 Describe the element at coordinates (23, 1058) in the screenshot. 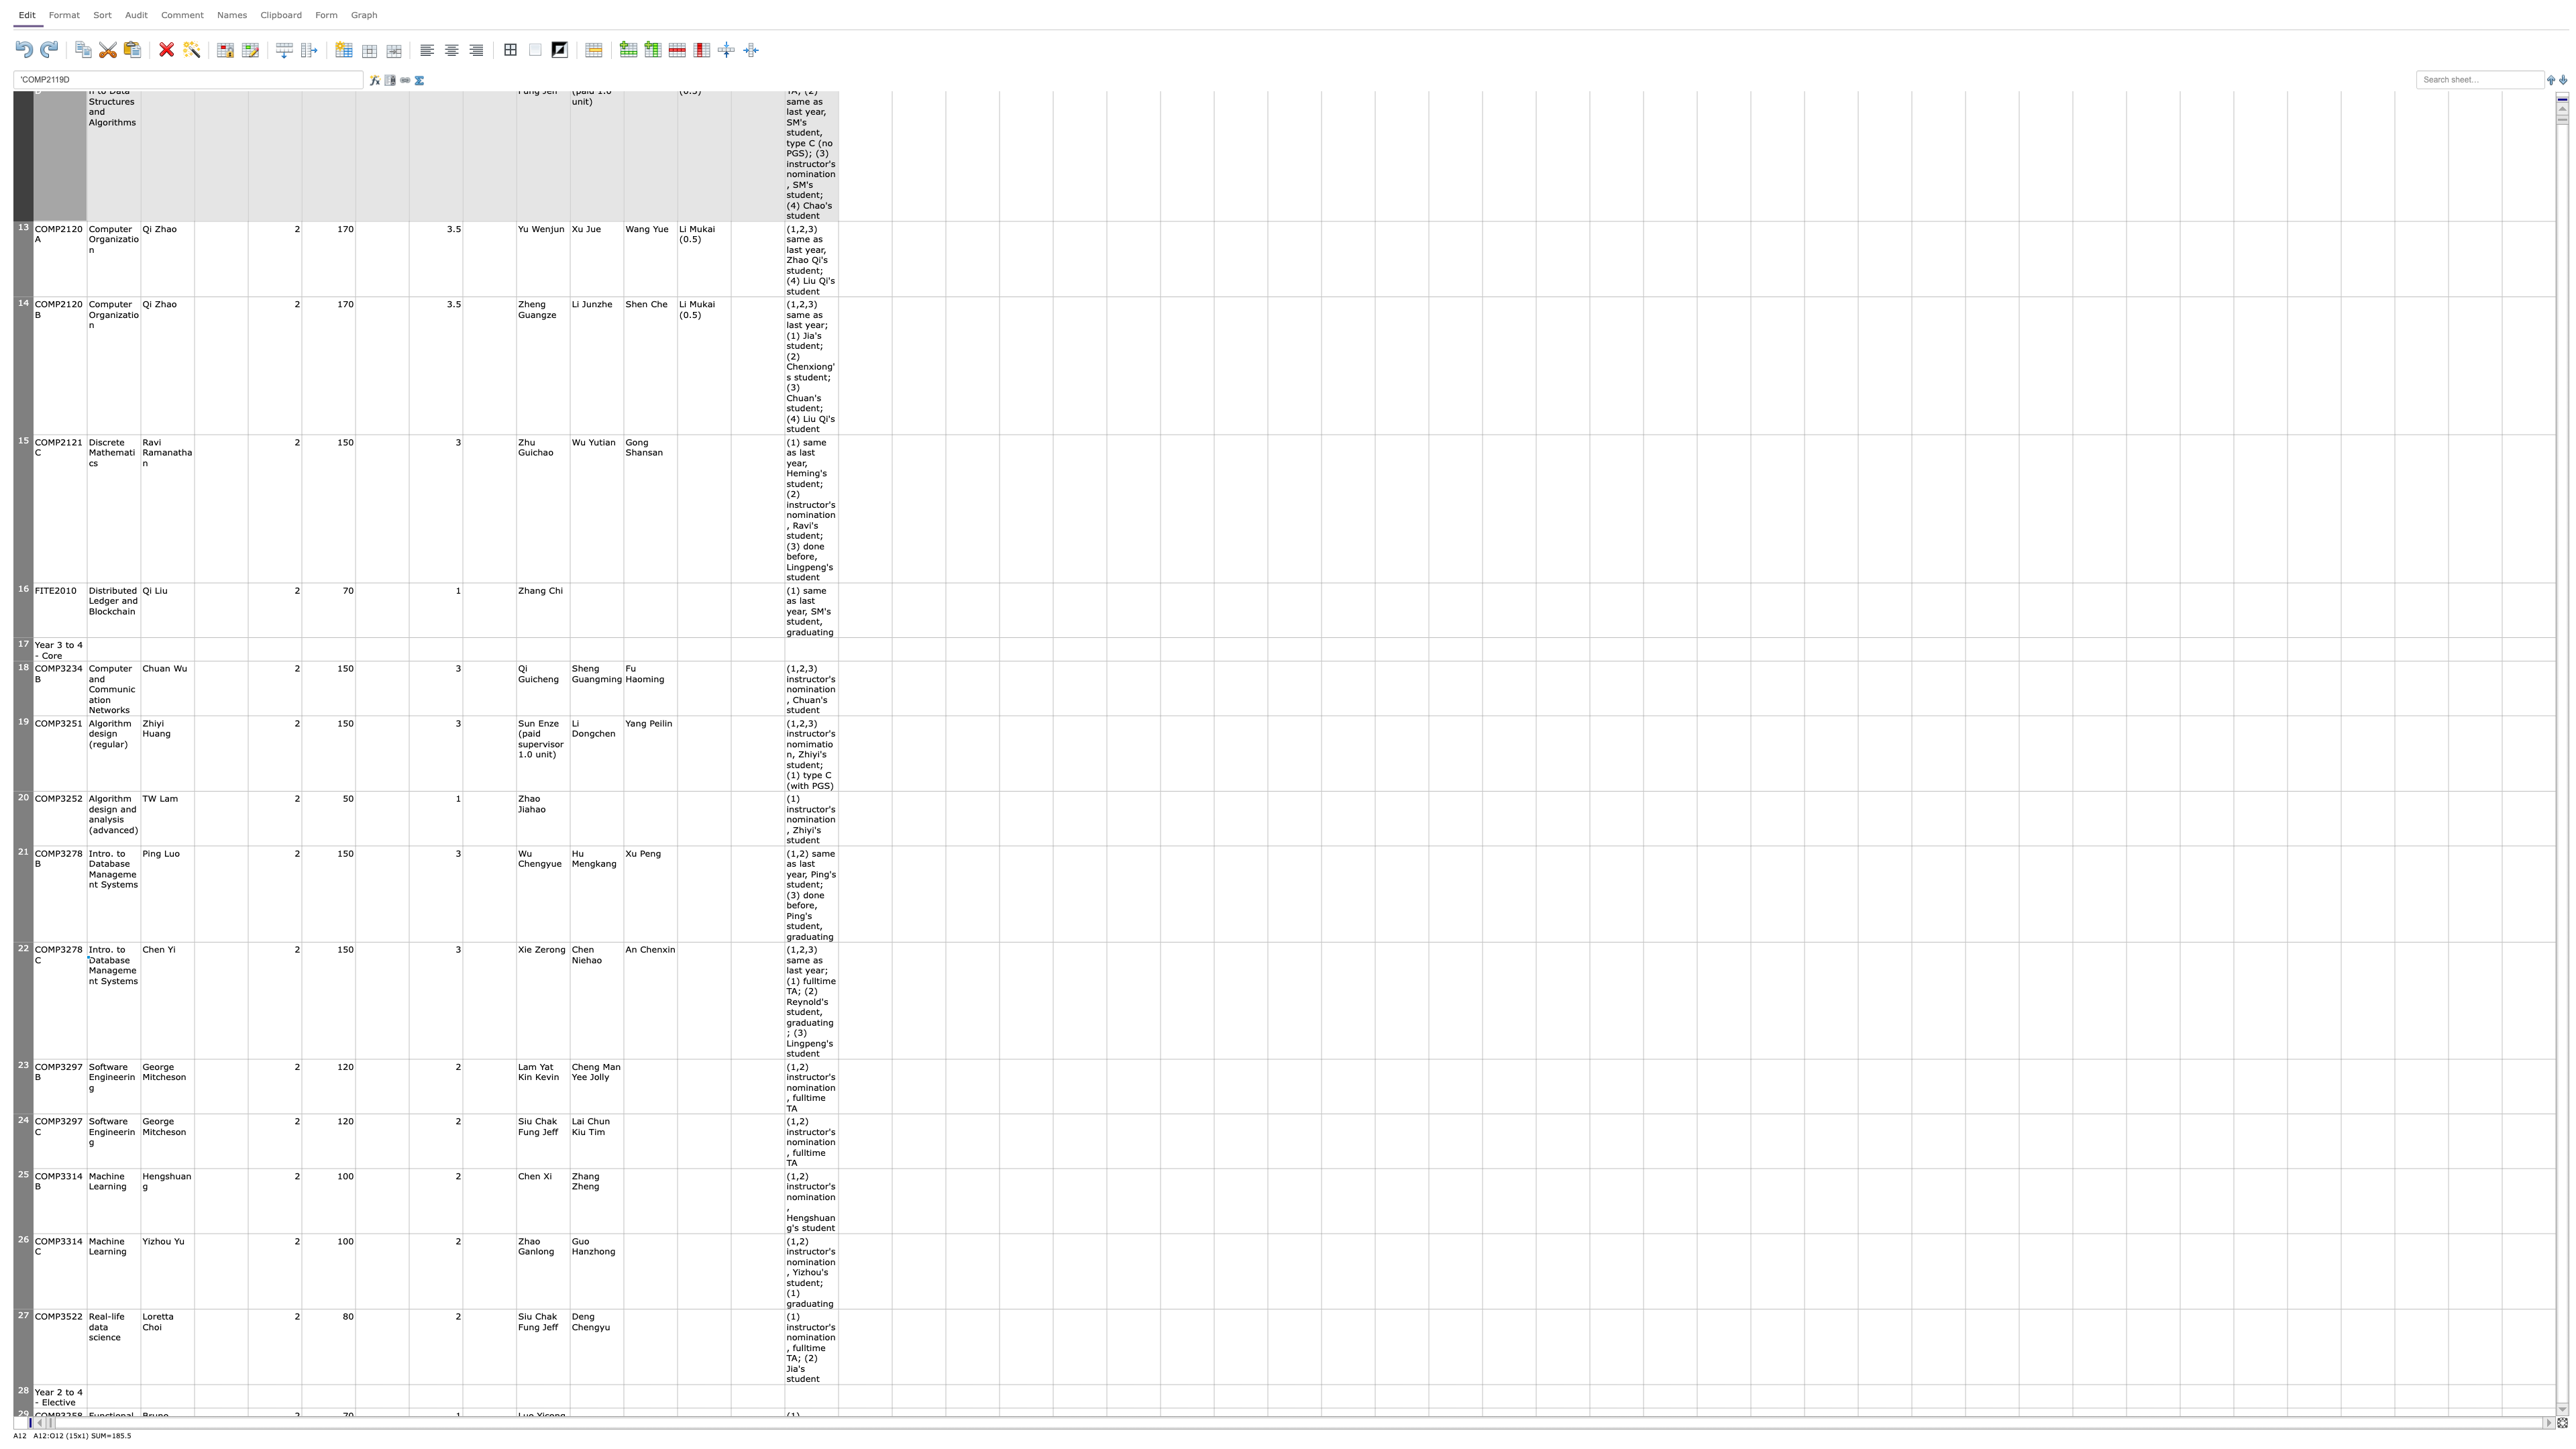

I see `Hover over row 22's resize handle` at that location.